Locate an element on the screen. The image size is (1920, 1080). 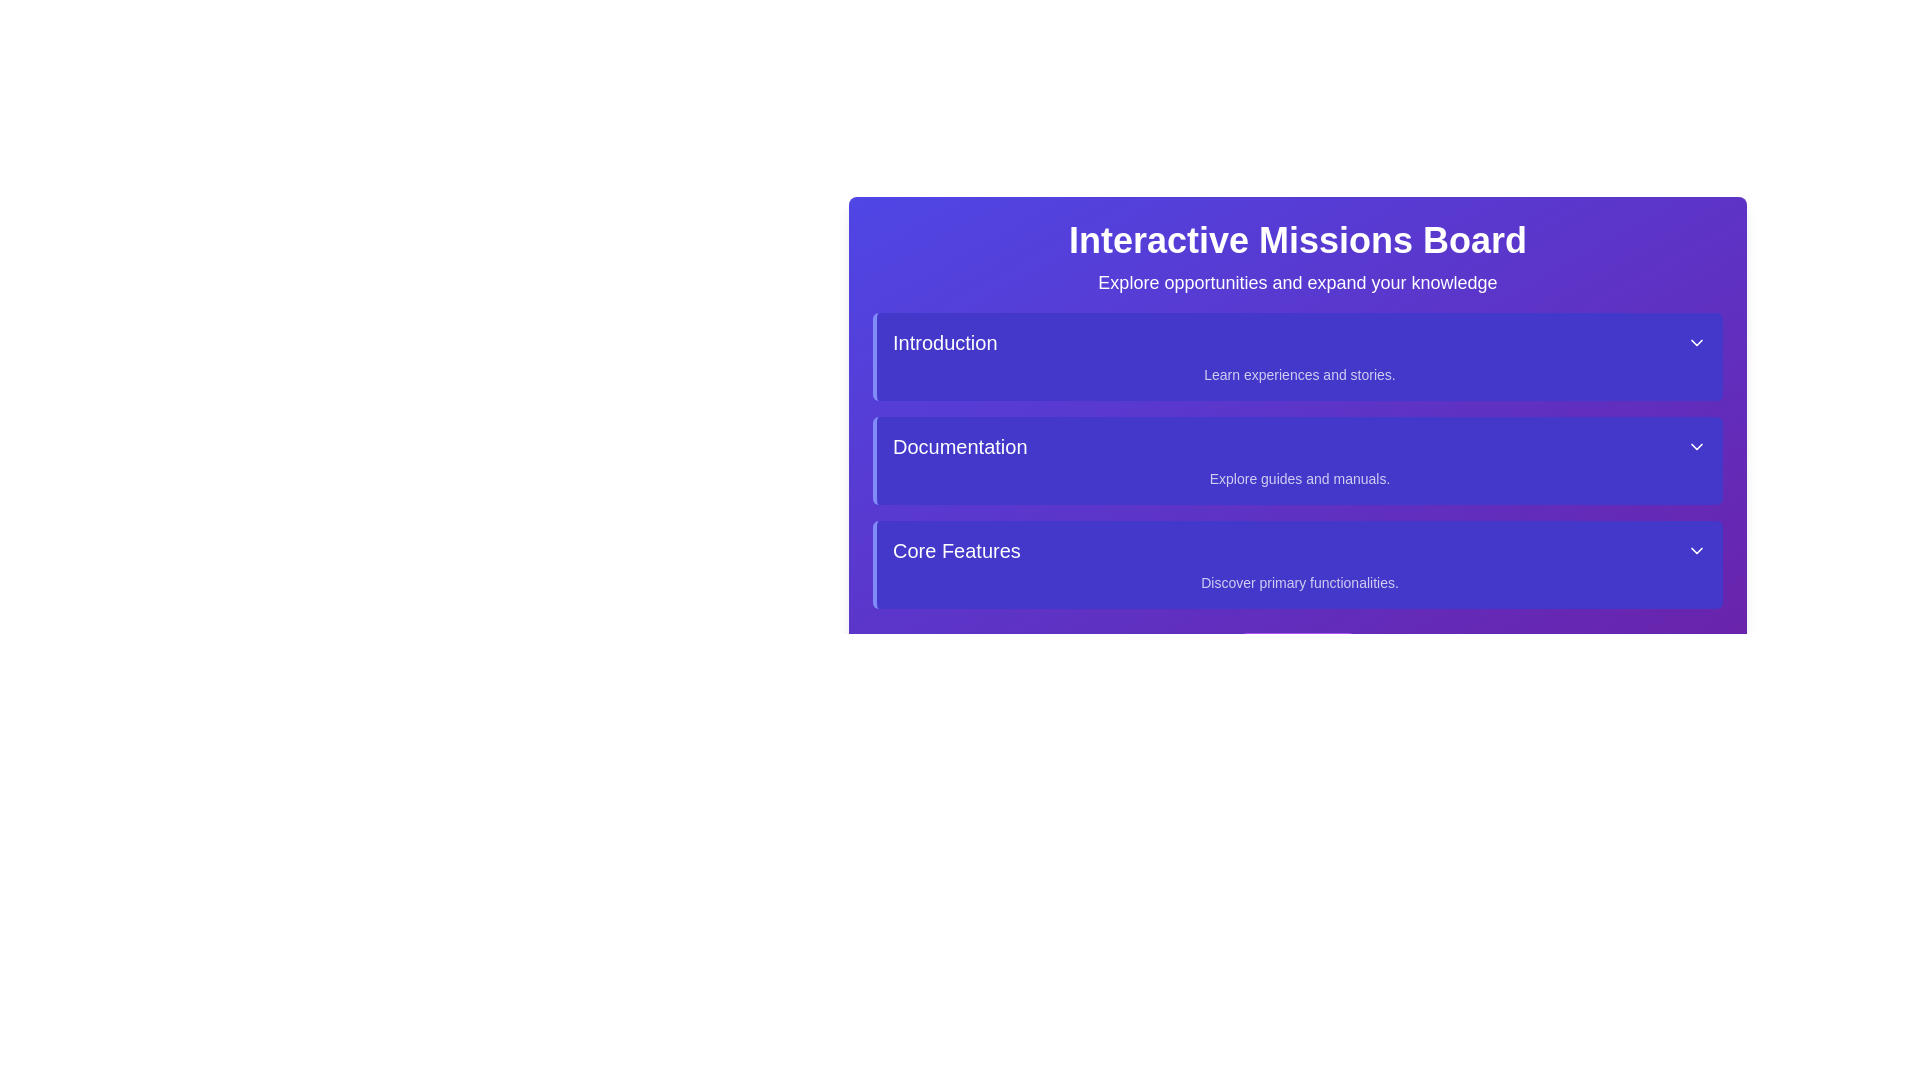
the downward-pointing chevron icon next to the 'Documentation' text in the 'Interactive Missions Board' interface is located at coordinates (1696, 446).